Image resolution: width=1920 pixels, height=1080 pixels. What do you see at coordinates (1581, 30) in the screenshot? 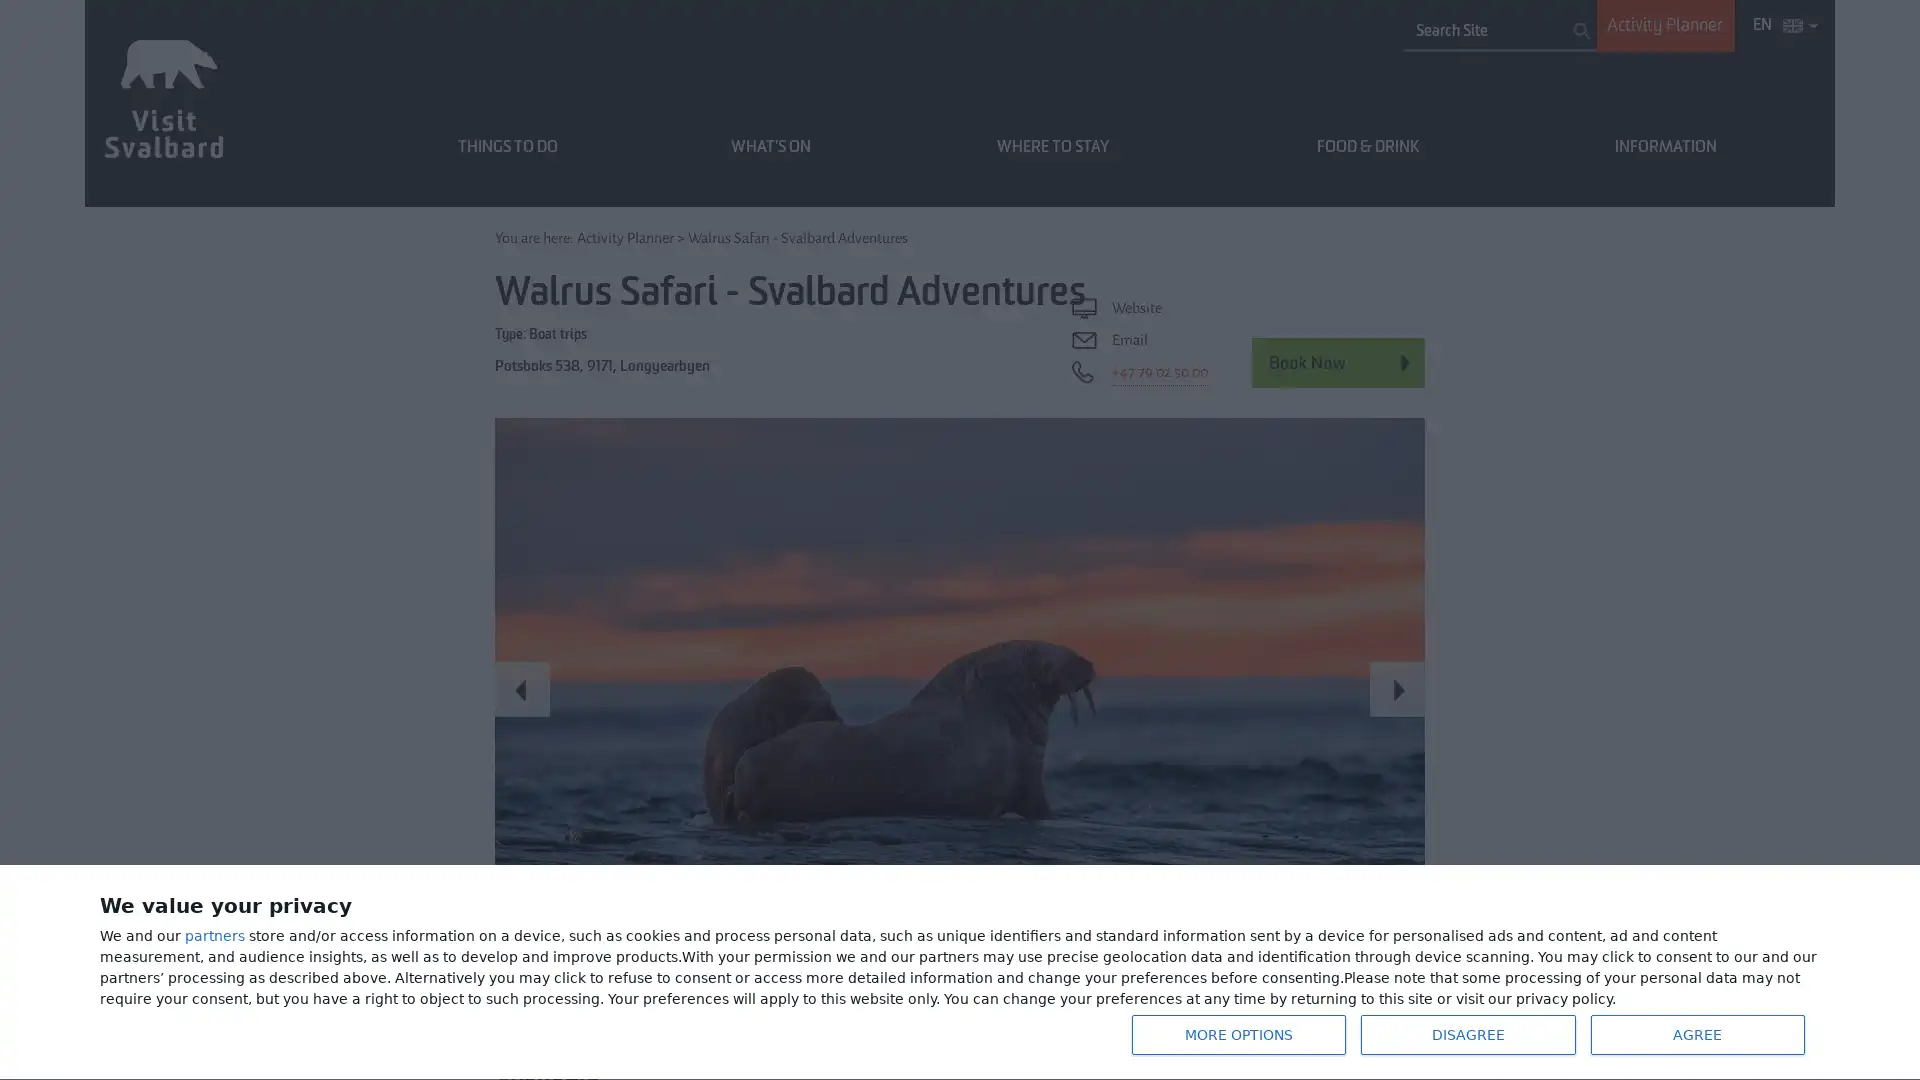
I see `submit` at bounding box center [1581, 30].